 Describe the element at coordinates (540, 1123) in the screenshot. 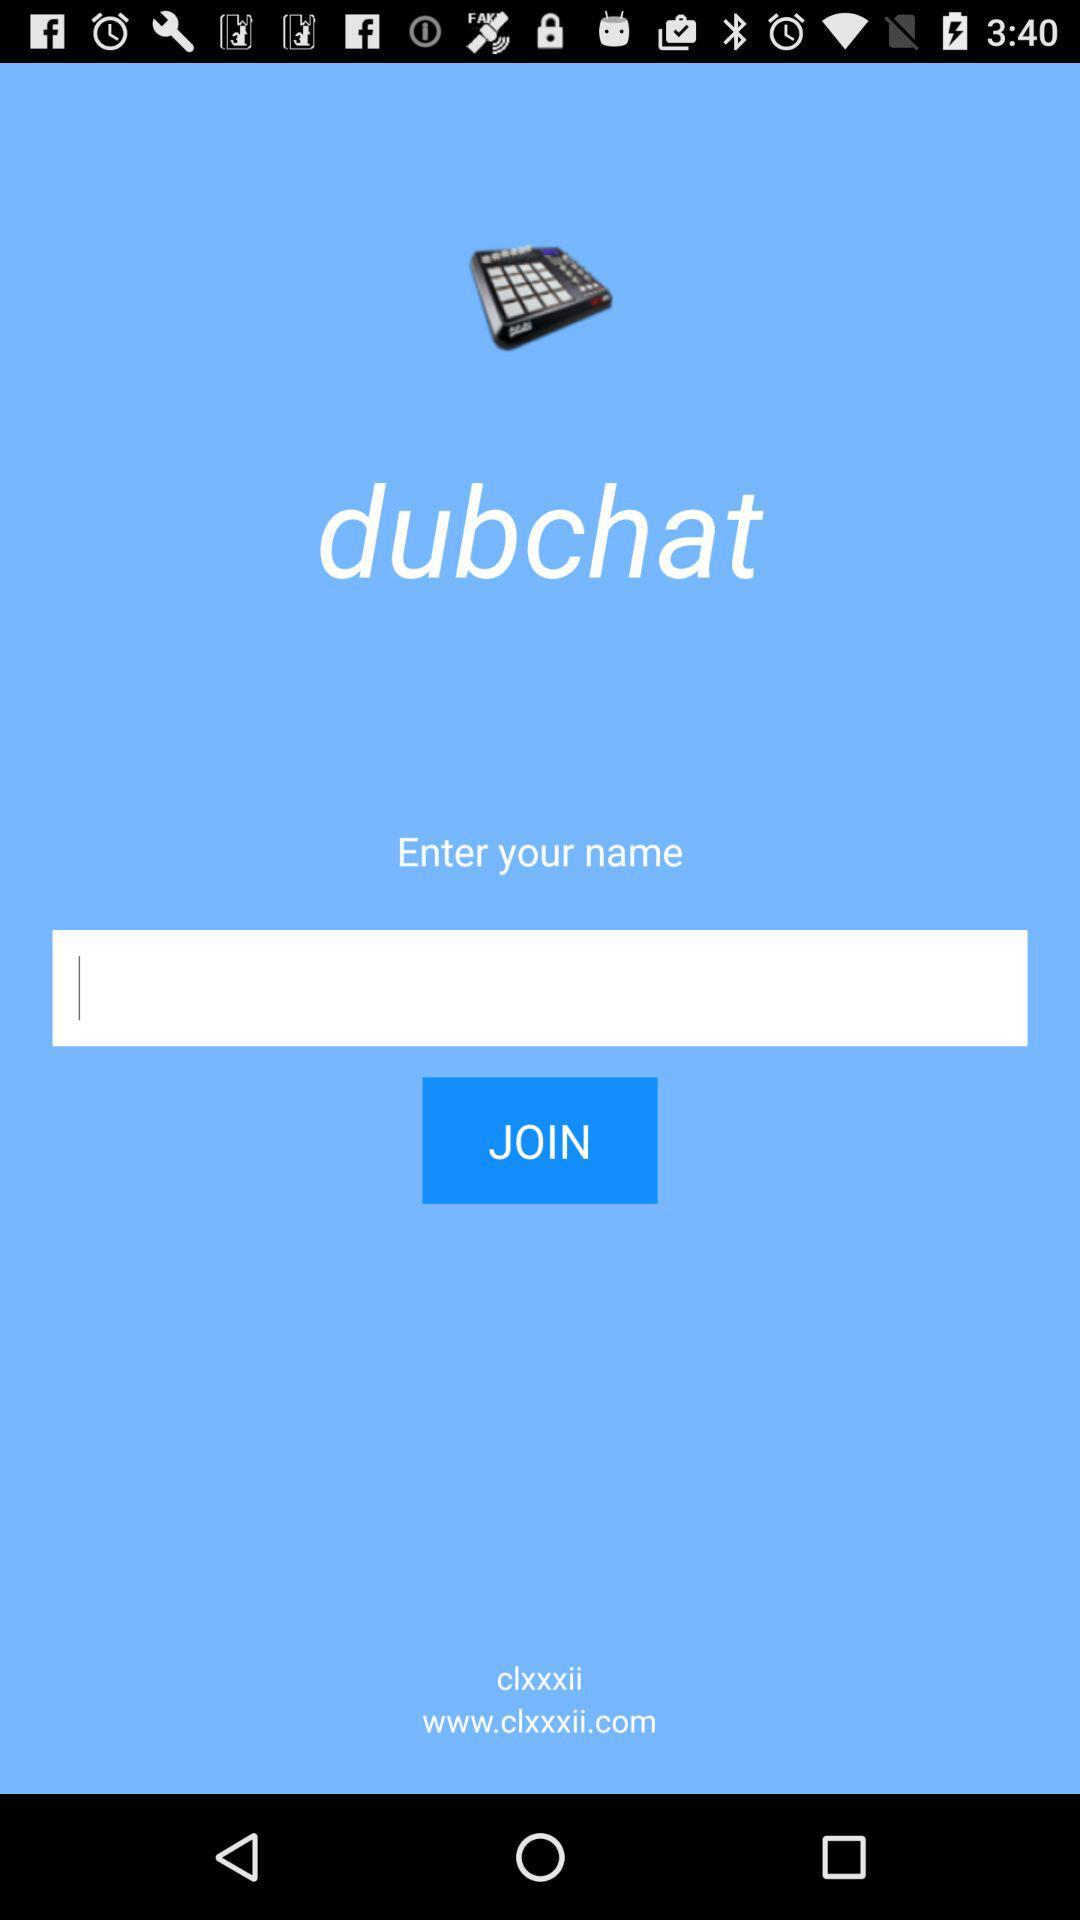

I see `item above the clxxxii icon` at that location.